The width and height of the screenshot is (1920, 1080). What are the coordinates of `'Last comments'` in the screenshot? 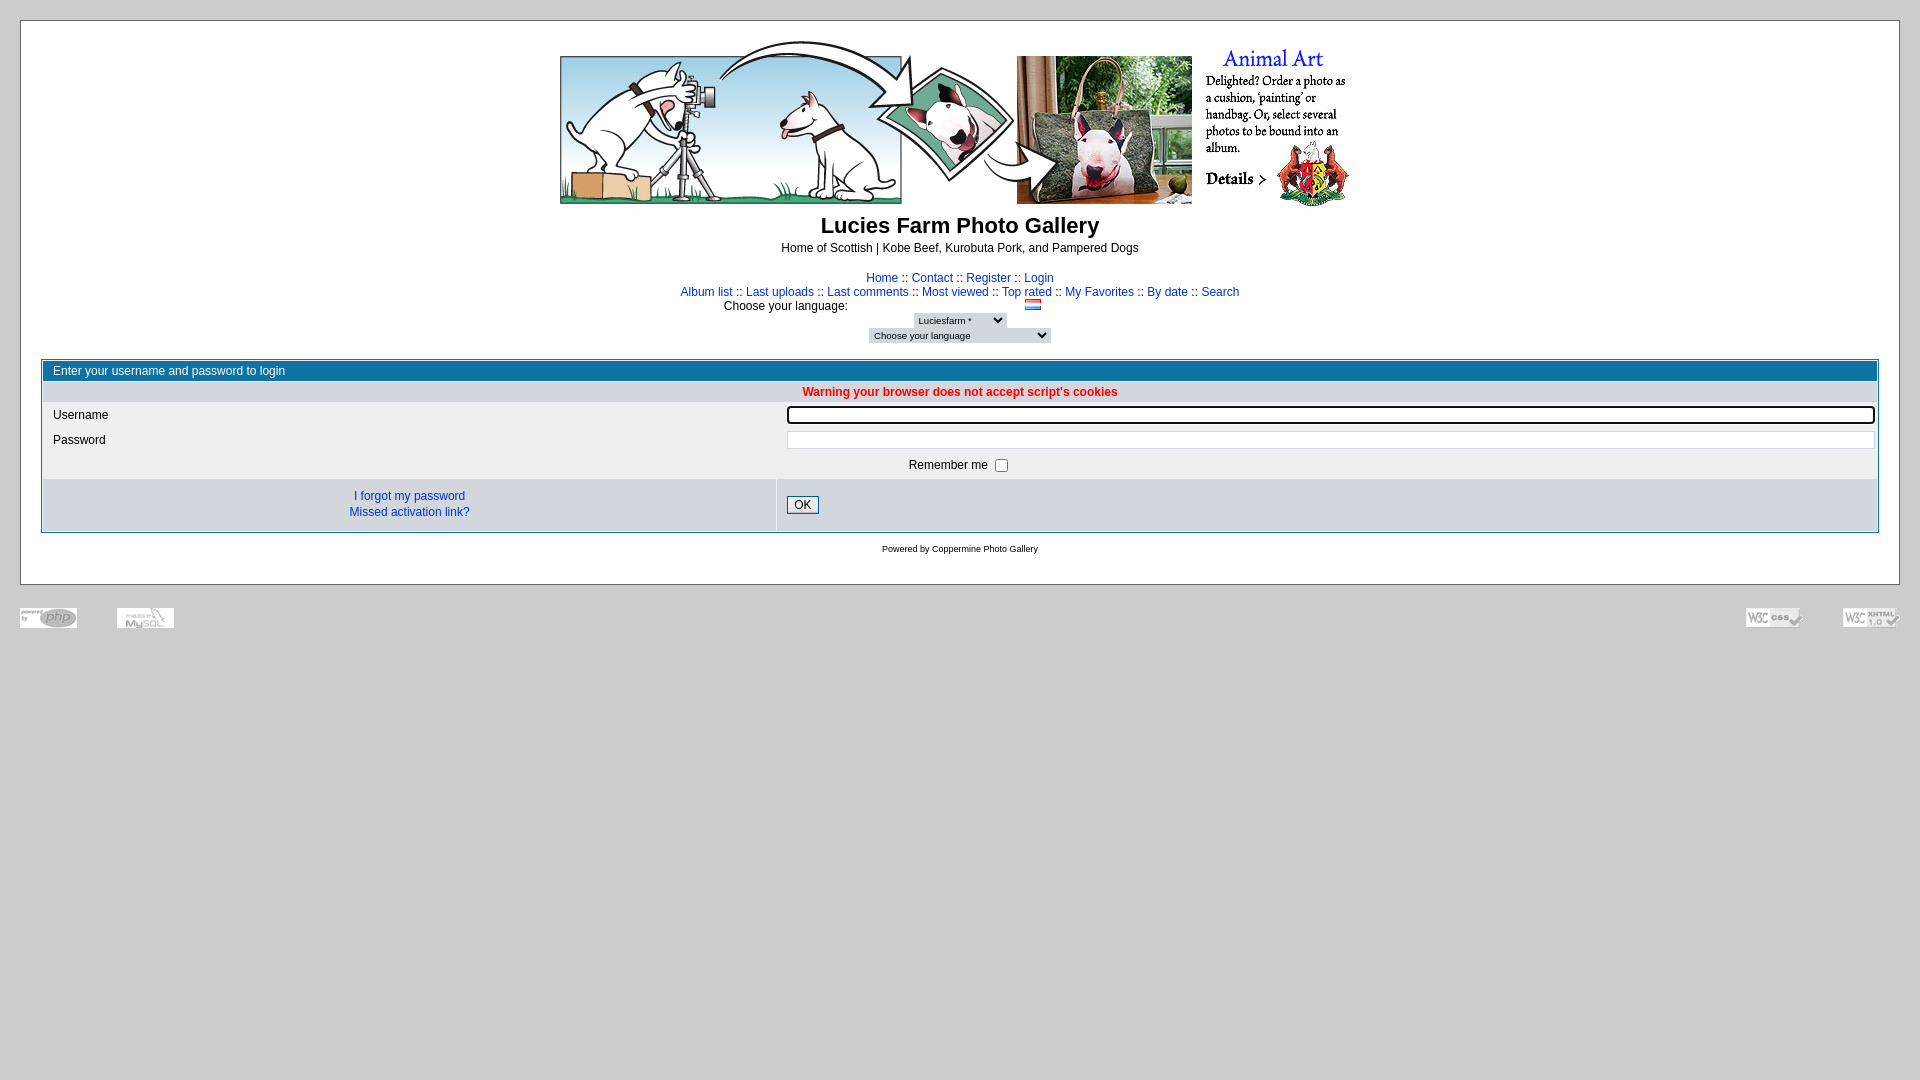 It's located at (867, 292).